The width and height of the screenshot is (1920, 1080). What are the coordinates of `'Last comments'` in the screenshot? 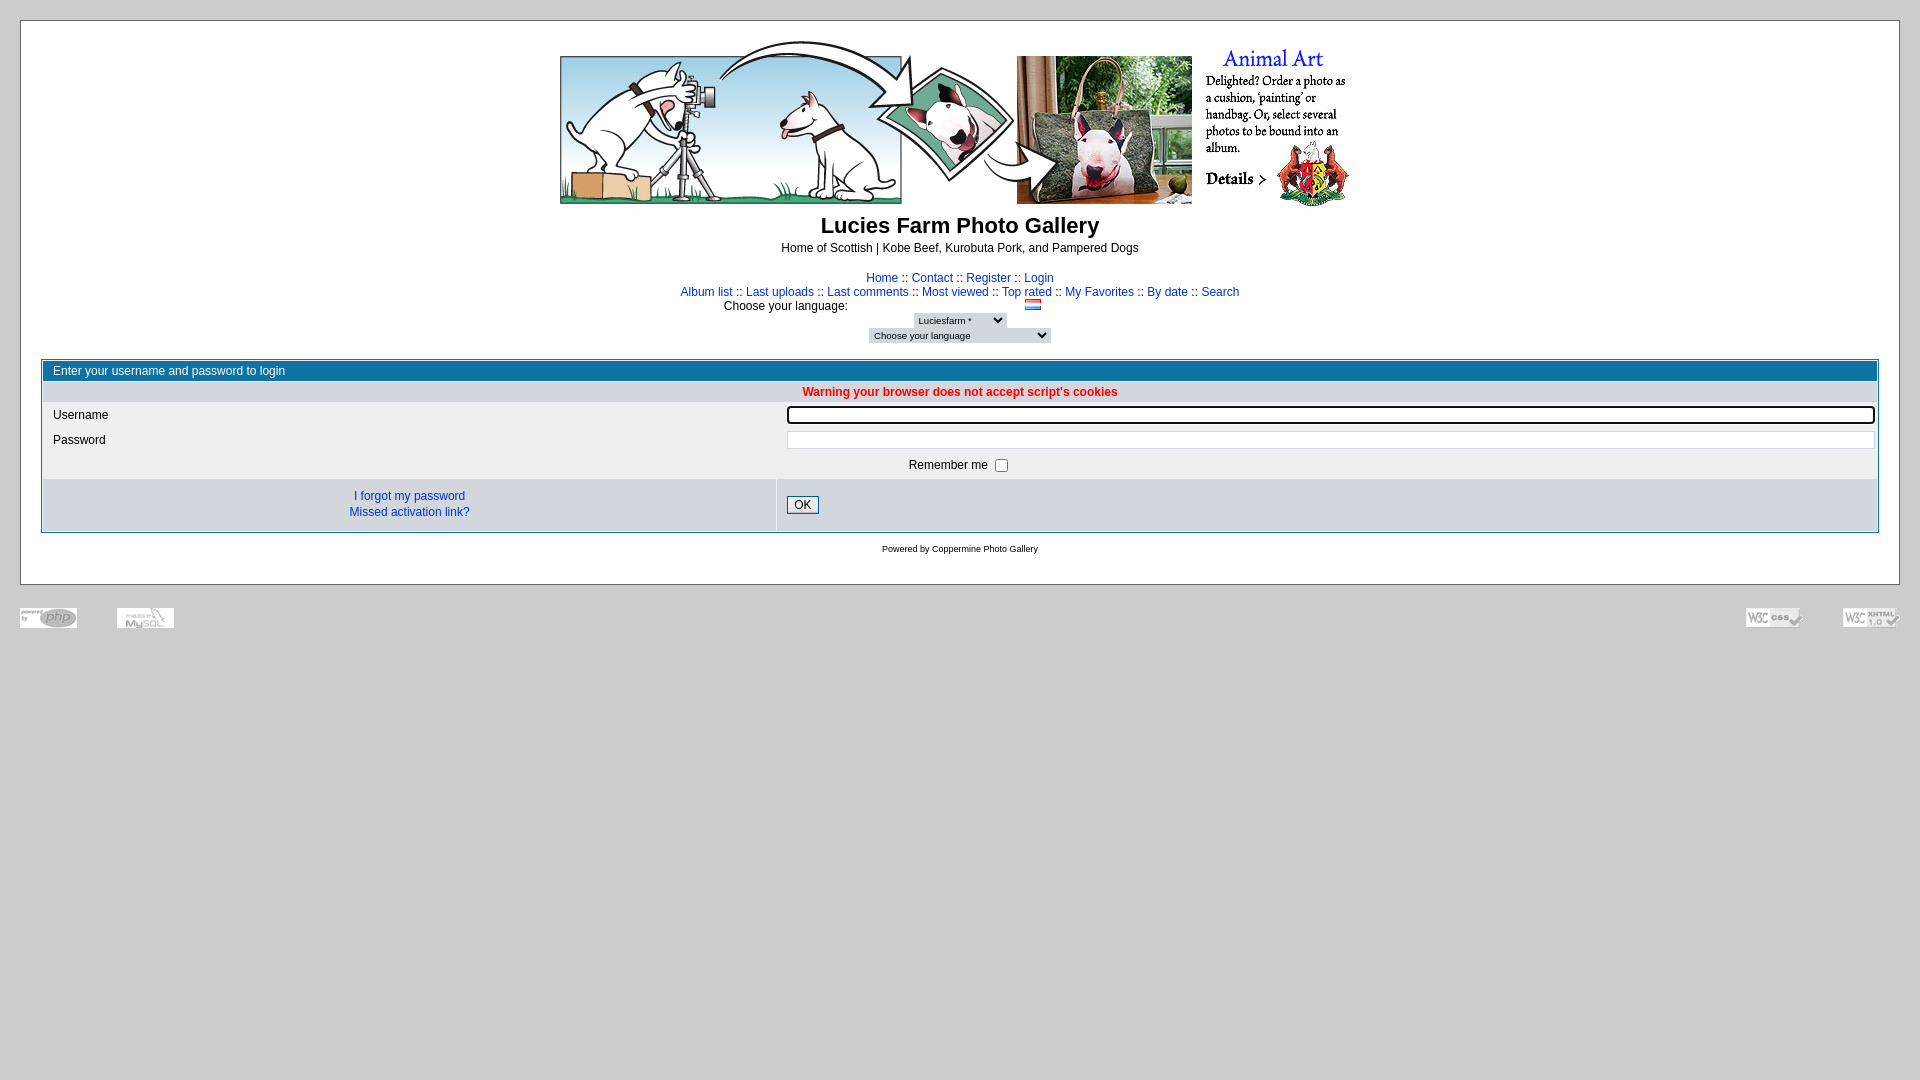 It's located at (867, 292).